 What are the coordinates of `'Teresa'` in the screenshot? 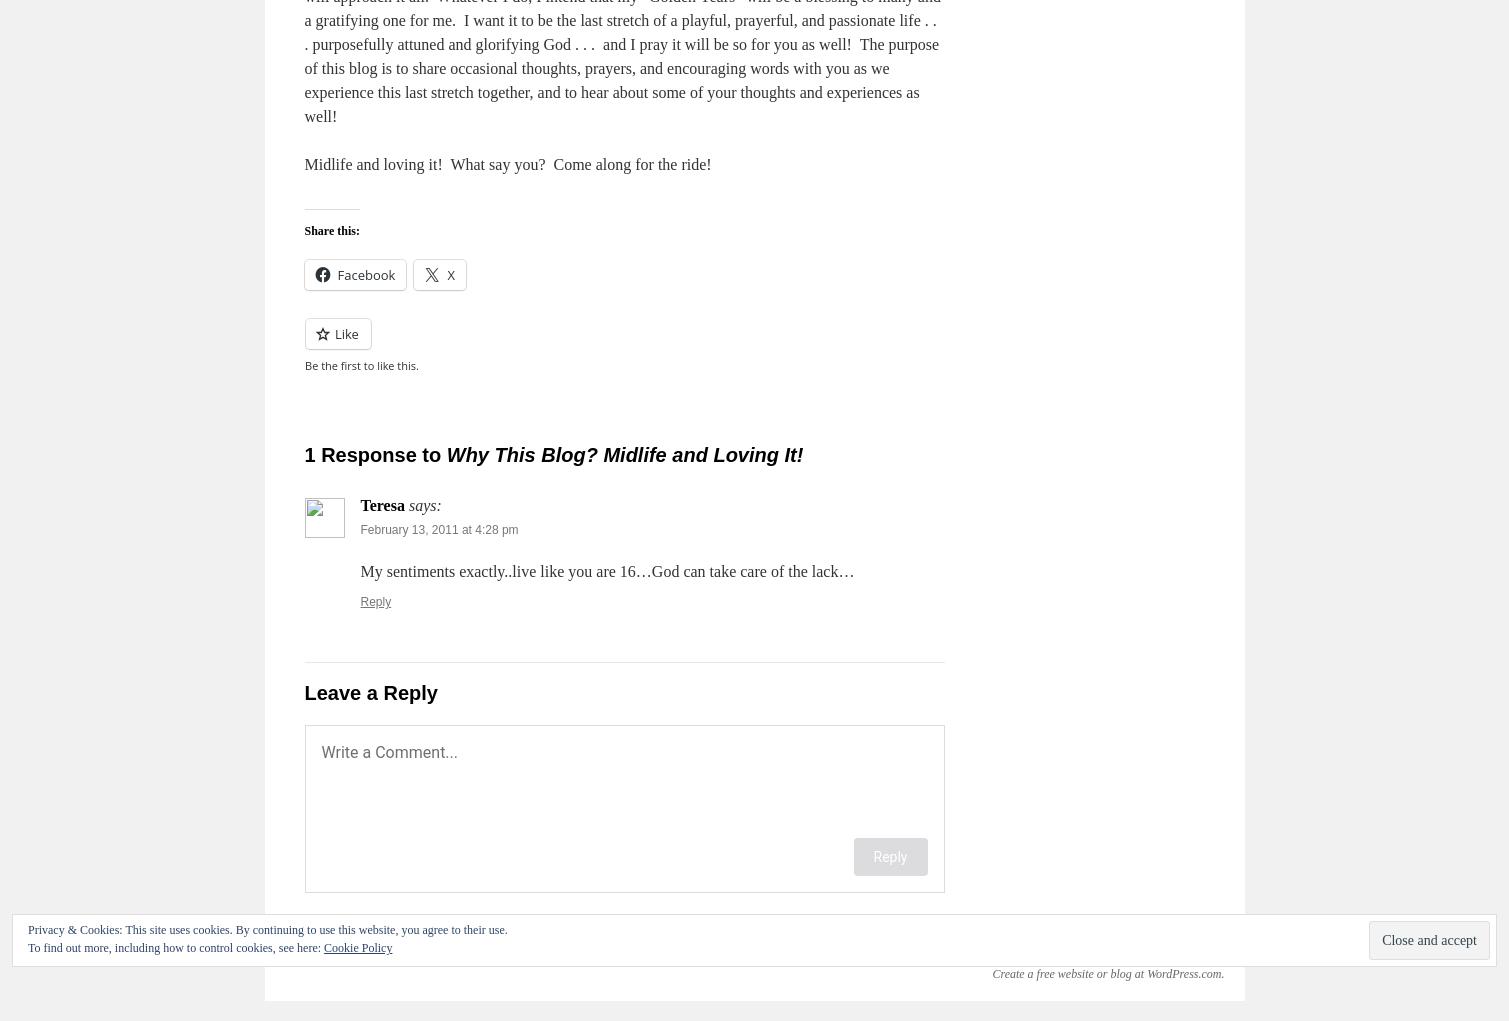 It's located at (380, 504).